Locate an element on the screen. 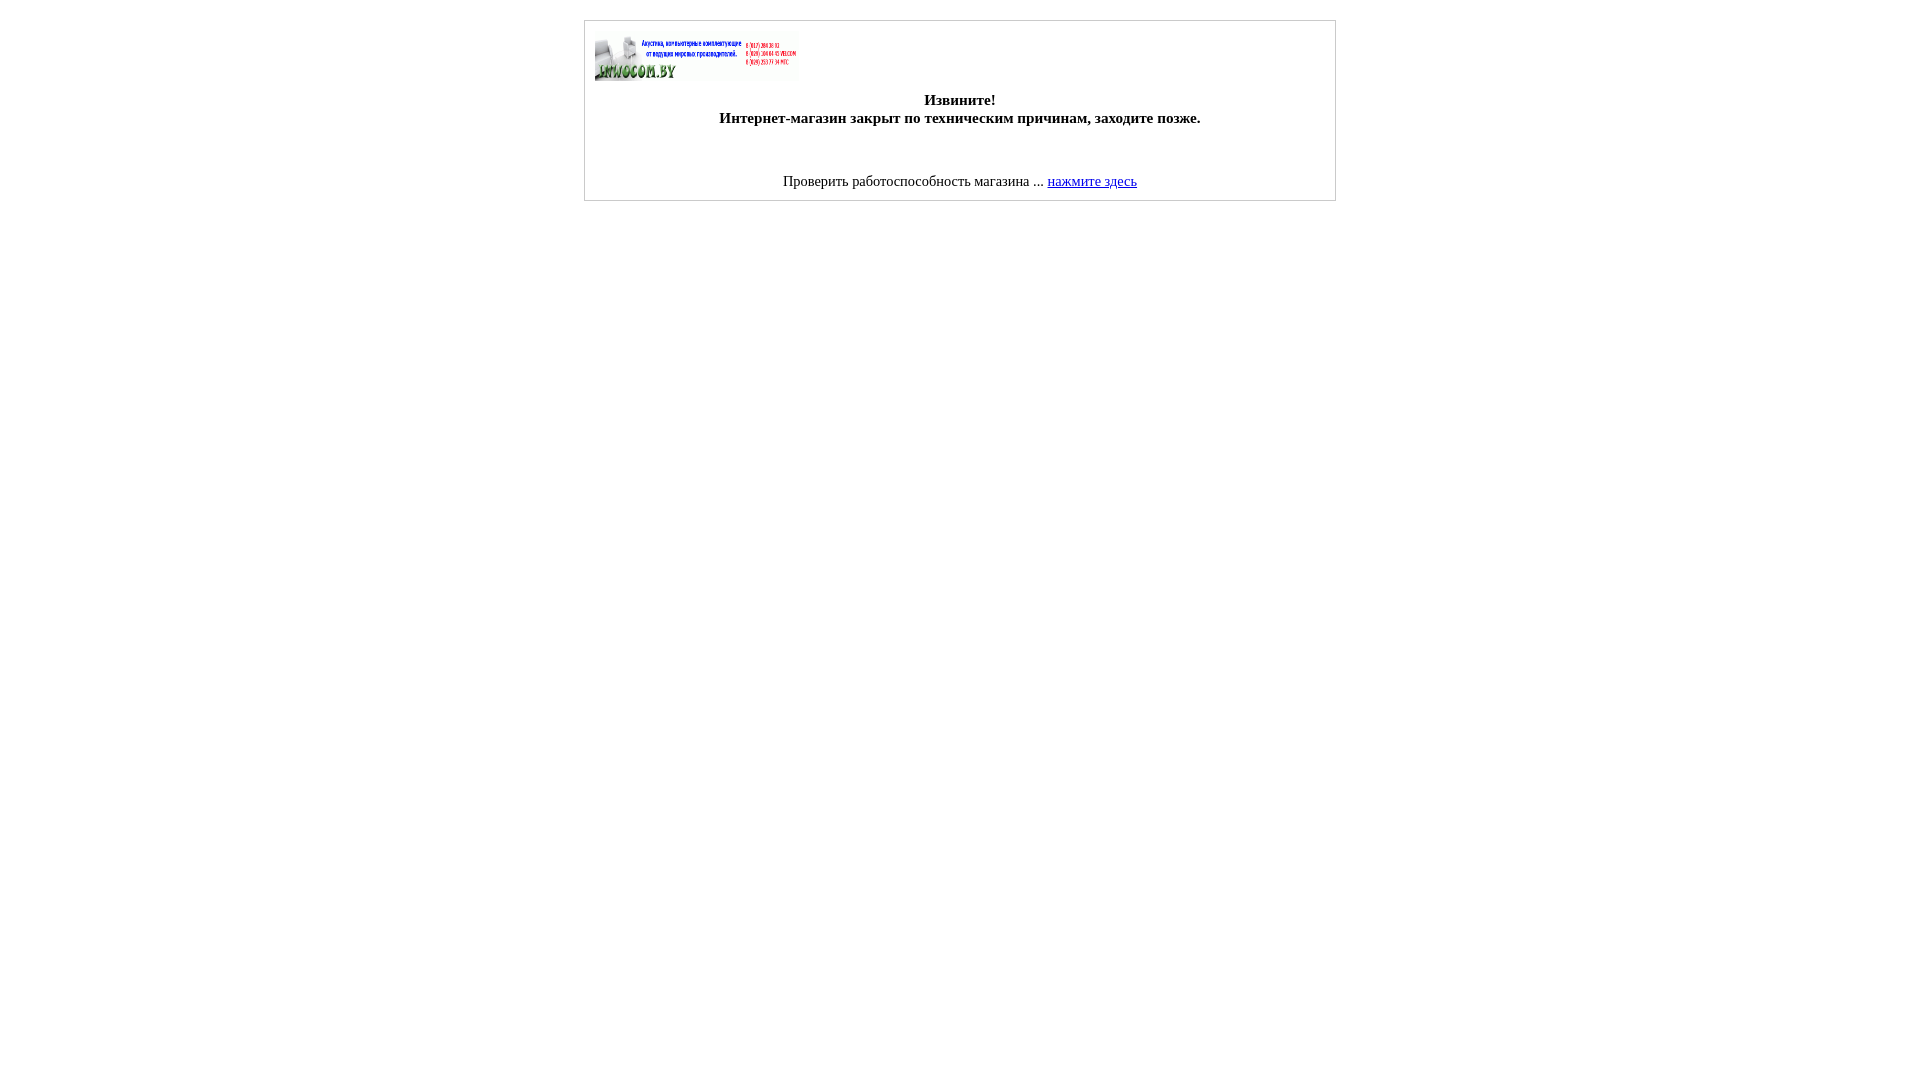 The image size is (1920, 1080). 'osCommerce VaM Edition' is located at coordinates (696, 55).